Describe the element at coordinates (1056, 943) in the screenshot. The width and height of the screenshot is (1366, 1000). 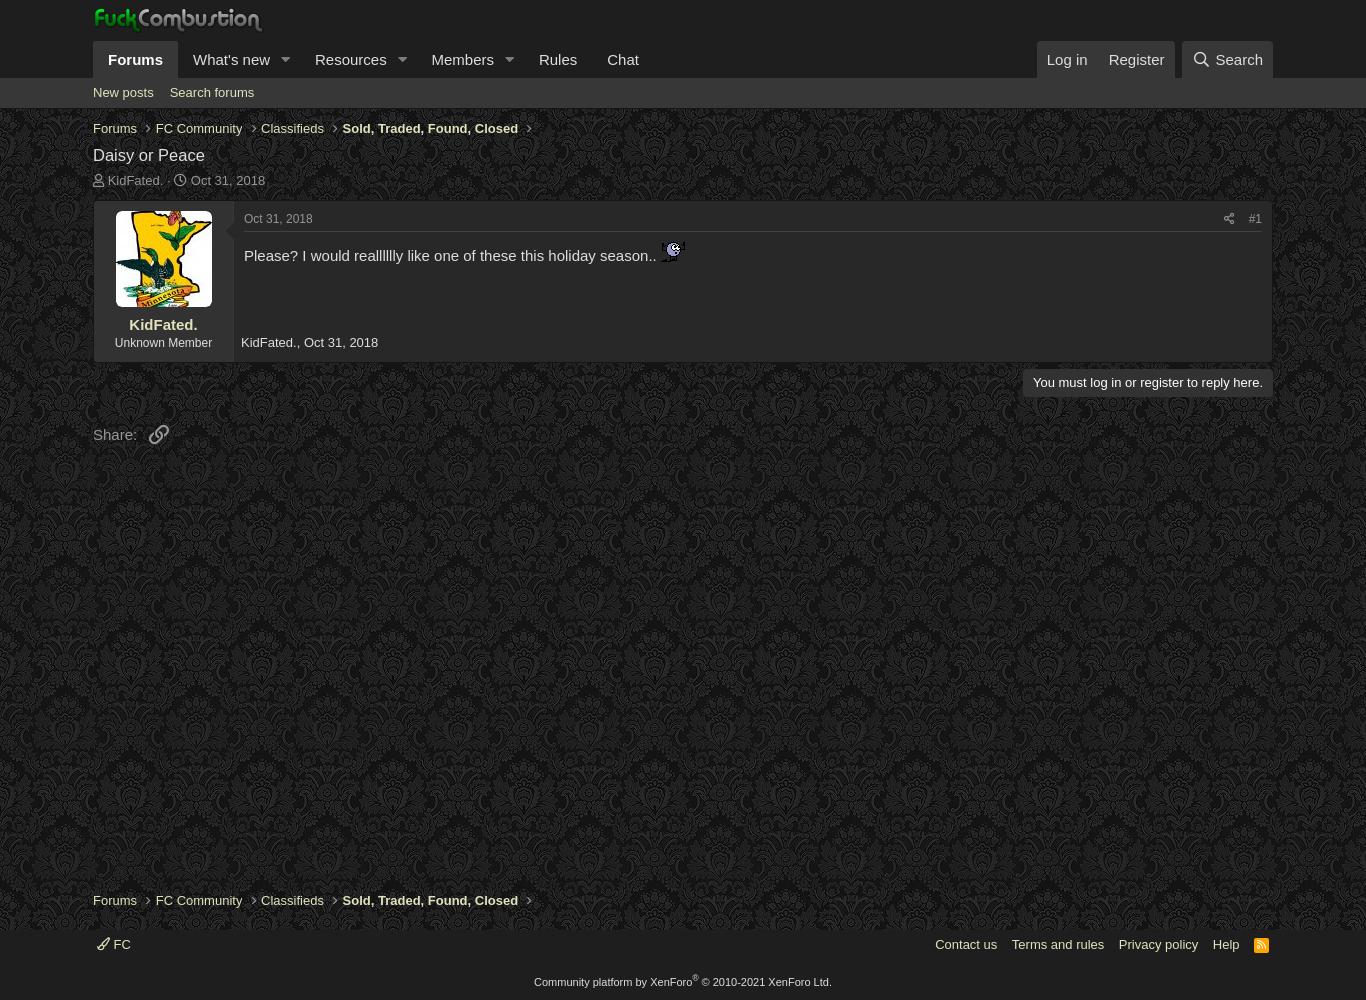
I see `'Terms and rules'` at that location.